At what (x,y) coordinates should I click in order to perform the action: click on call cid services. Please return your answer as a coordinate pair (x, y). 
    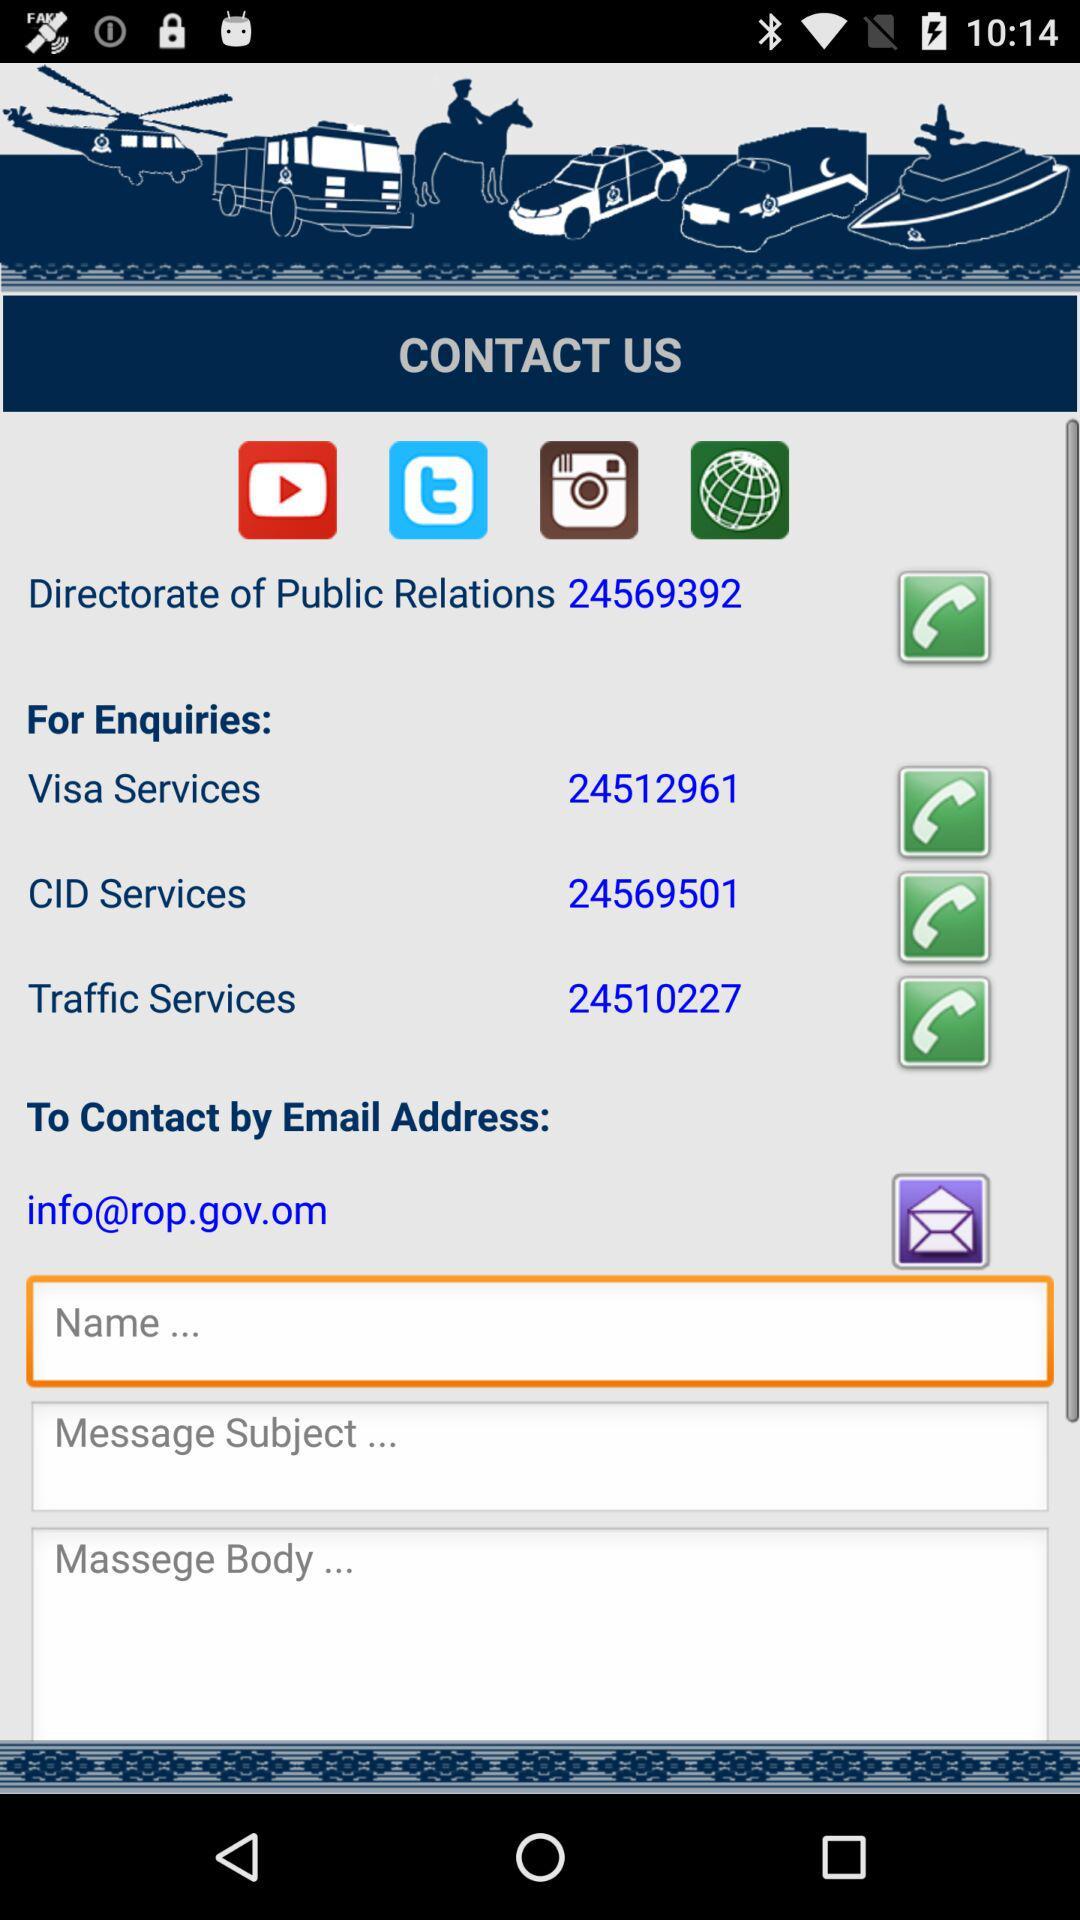
    Looking at the image, I should click on (944, 916).